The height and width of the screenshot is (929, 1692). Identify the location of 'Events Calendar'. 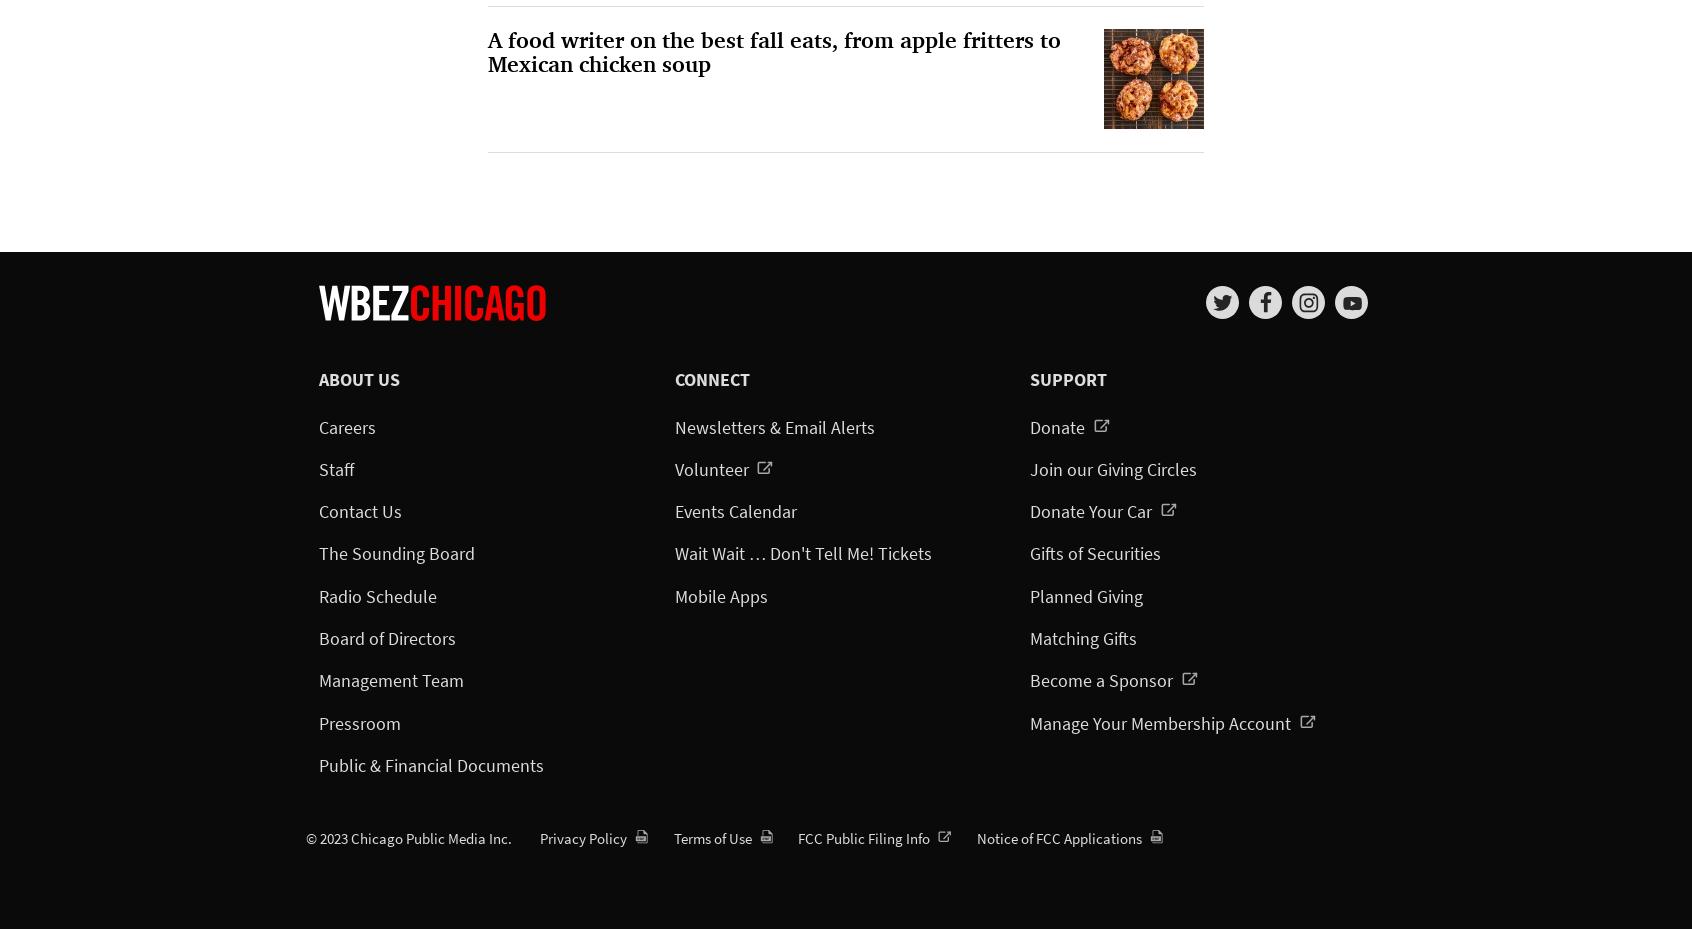
(734, 511).